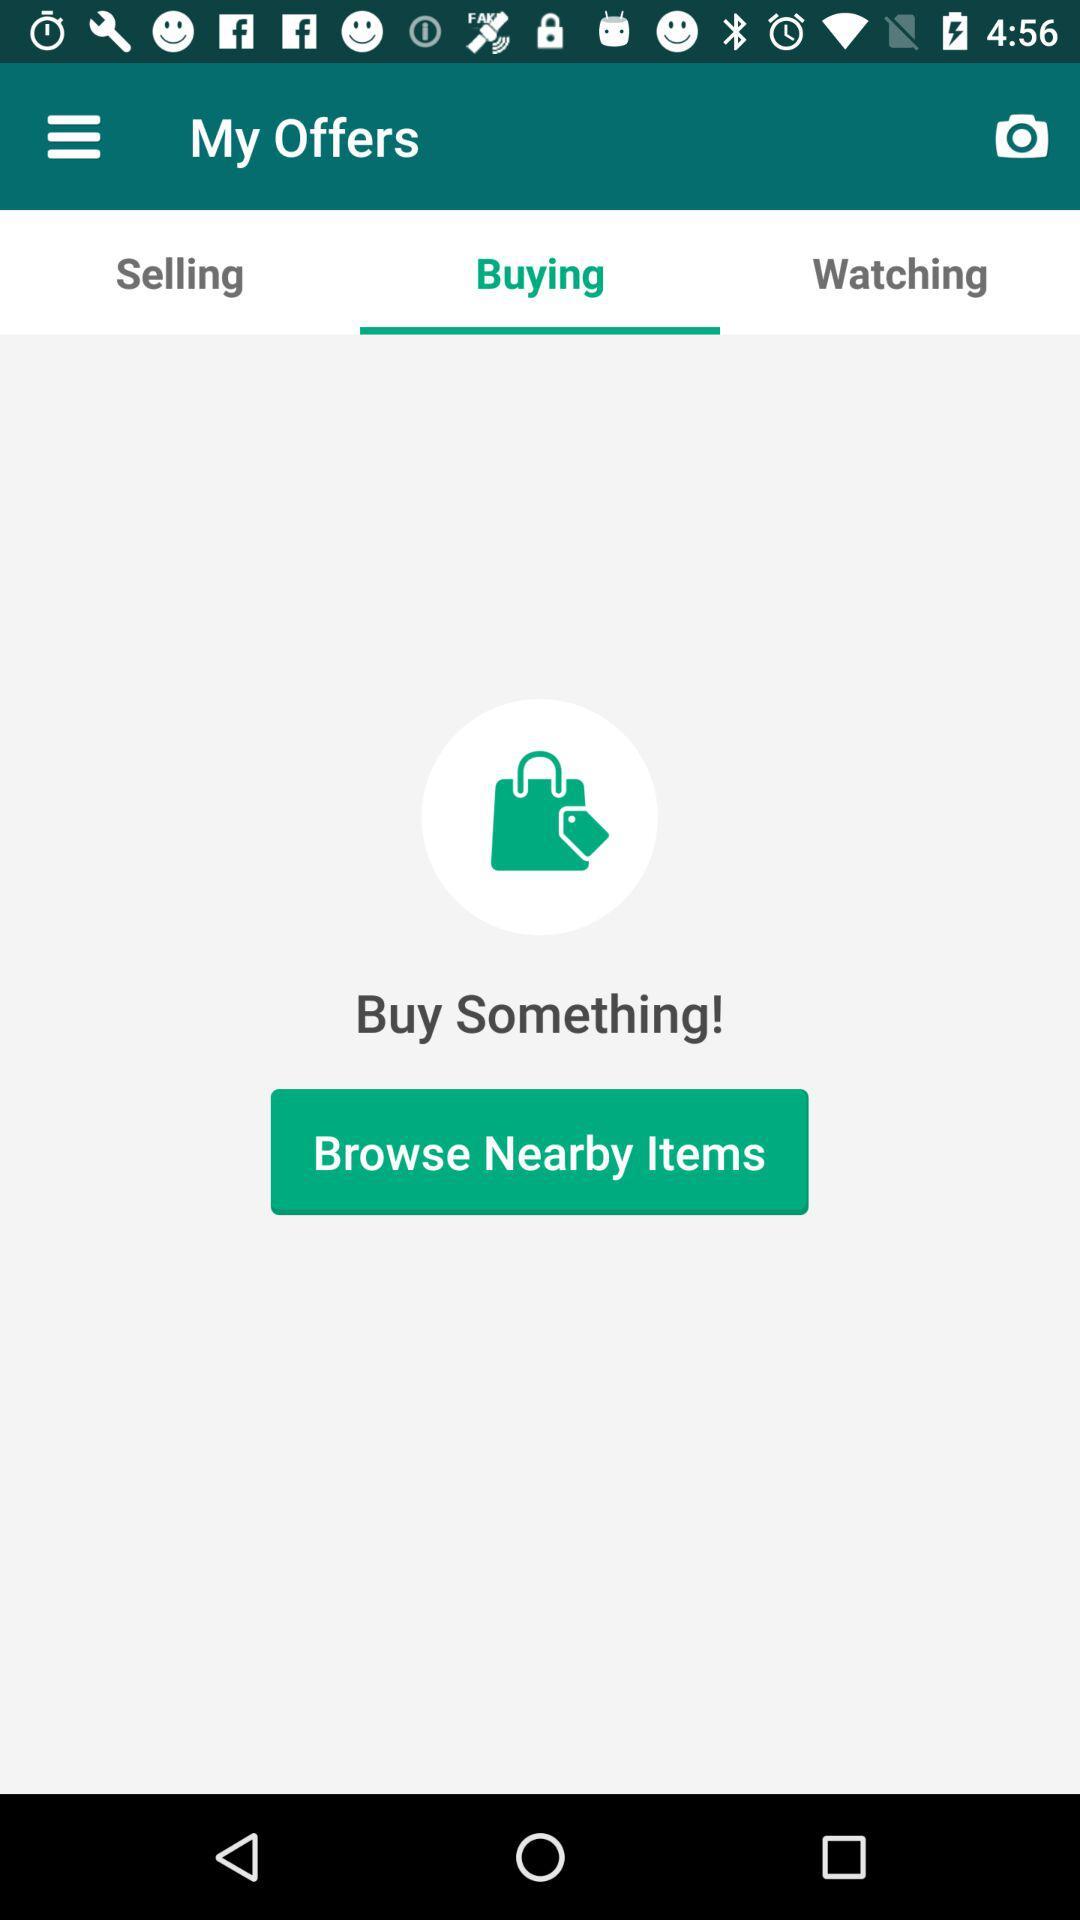  Describe the element at coordinates (180, 271) in the screenshot. I see `item to the left of buying` at that location.